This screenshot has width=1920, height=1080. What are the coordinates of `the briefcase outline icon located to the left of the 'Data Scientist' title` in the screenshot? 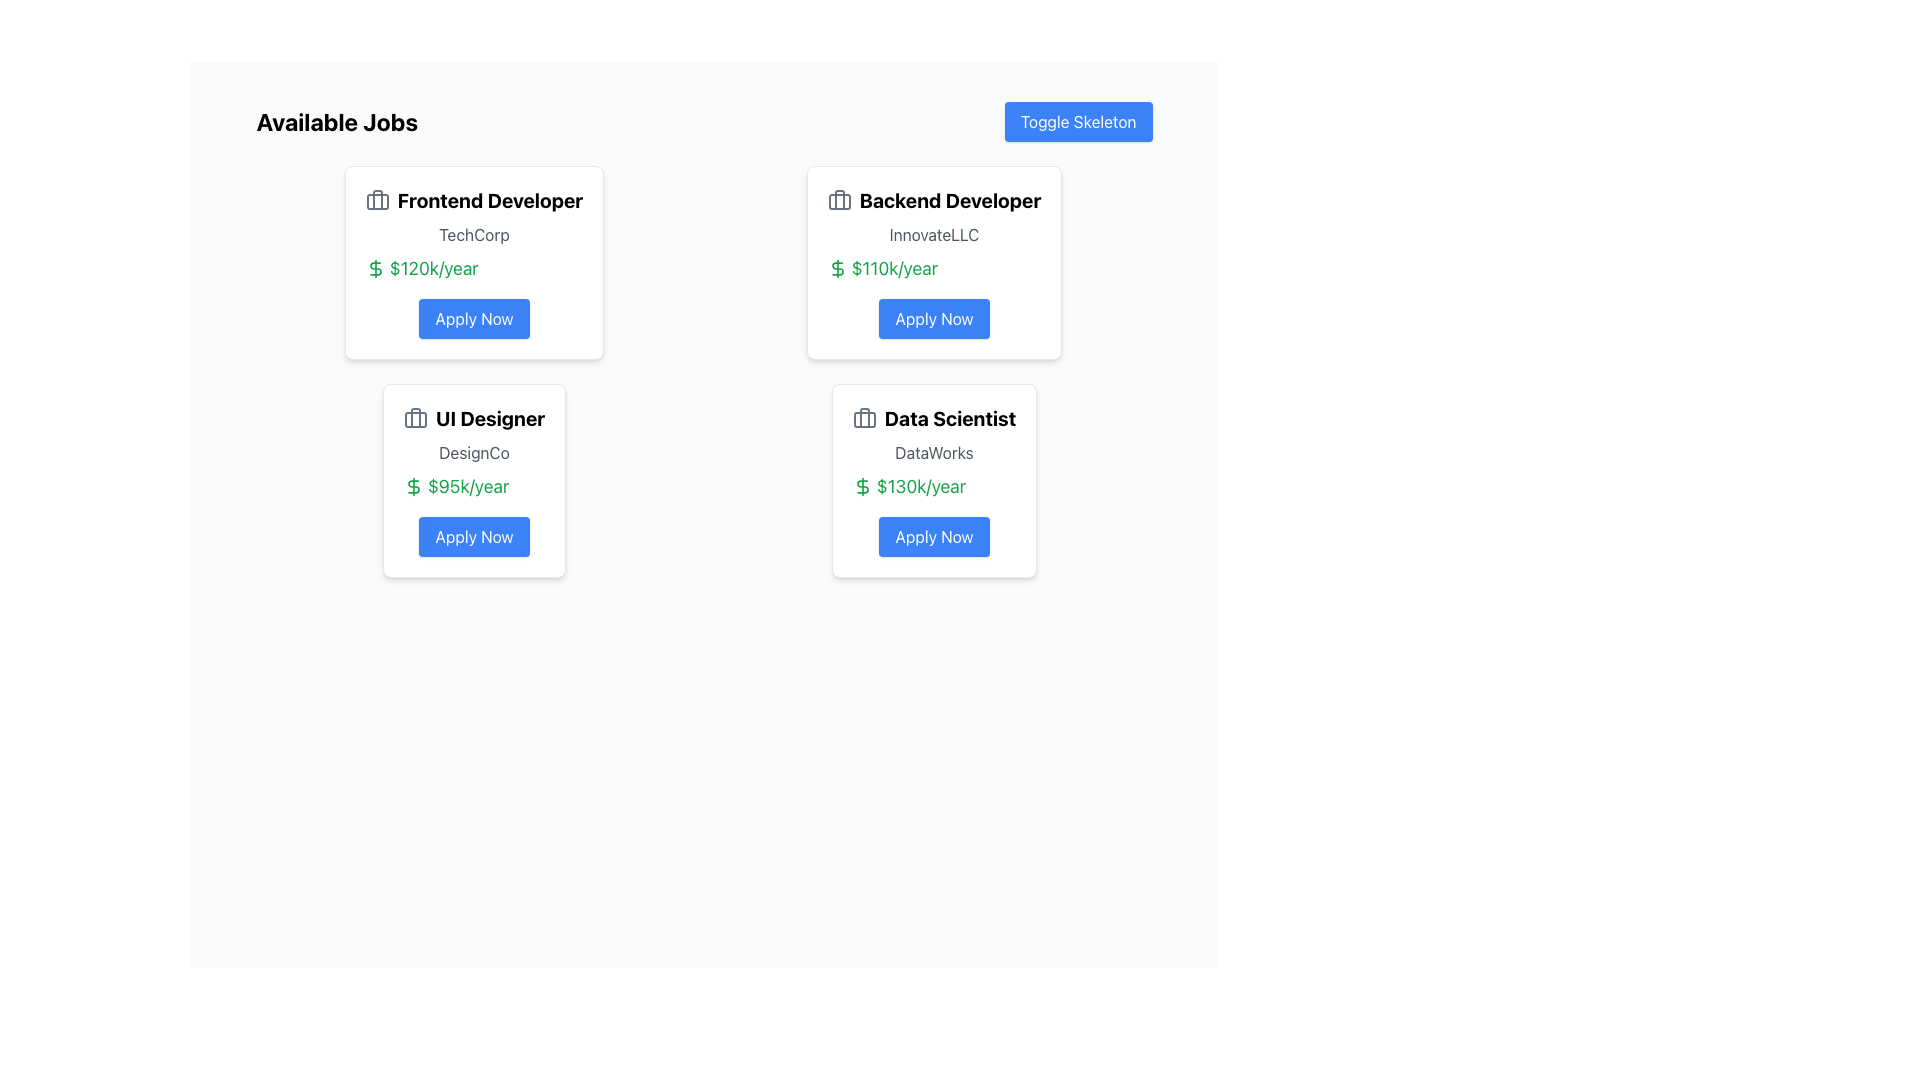 It's located at (864, 418).